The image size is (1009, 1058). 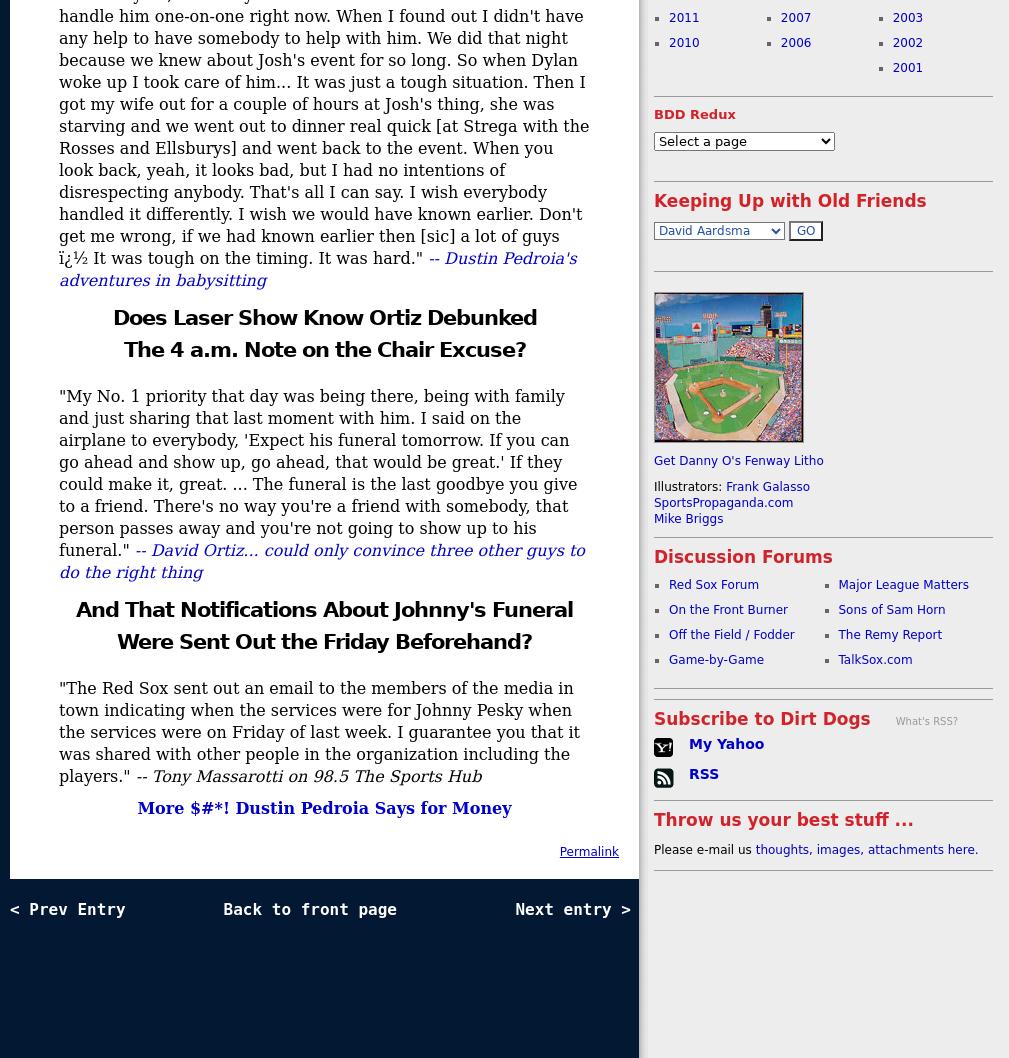 What do you see at coordinates (323, 640) in the screenshot?
I see `'Were Sent Out the Friday Beforehand?'` at bounding box center [323, 640].